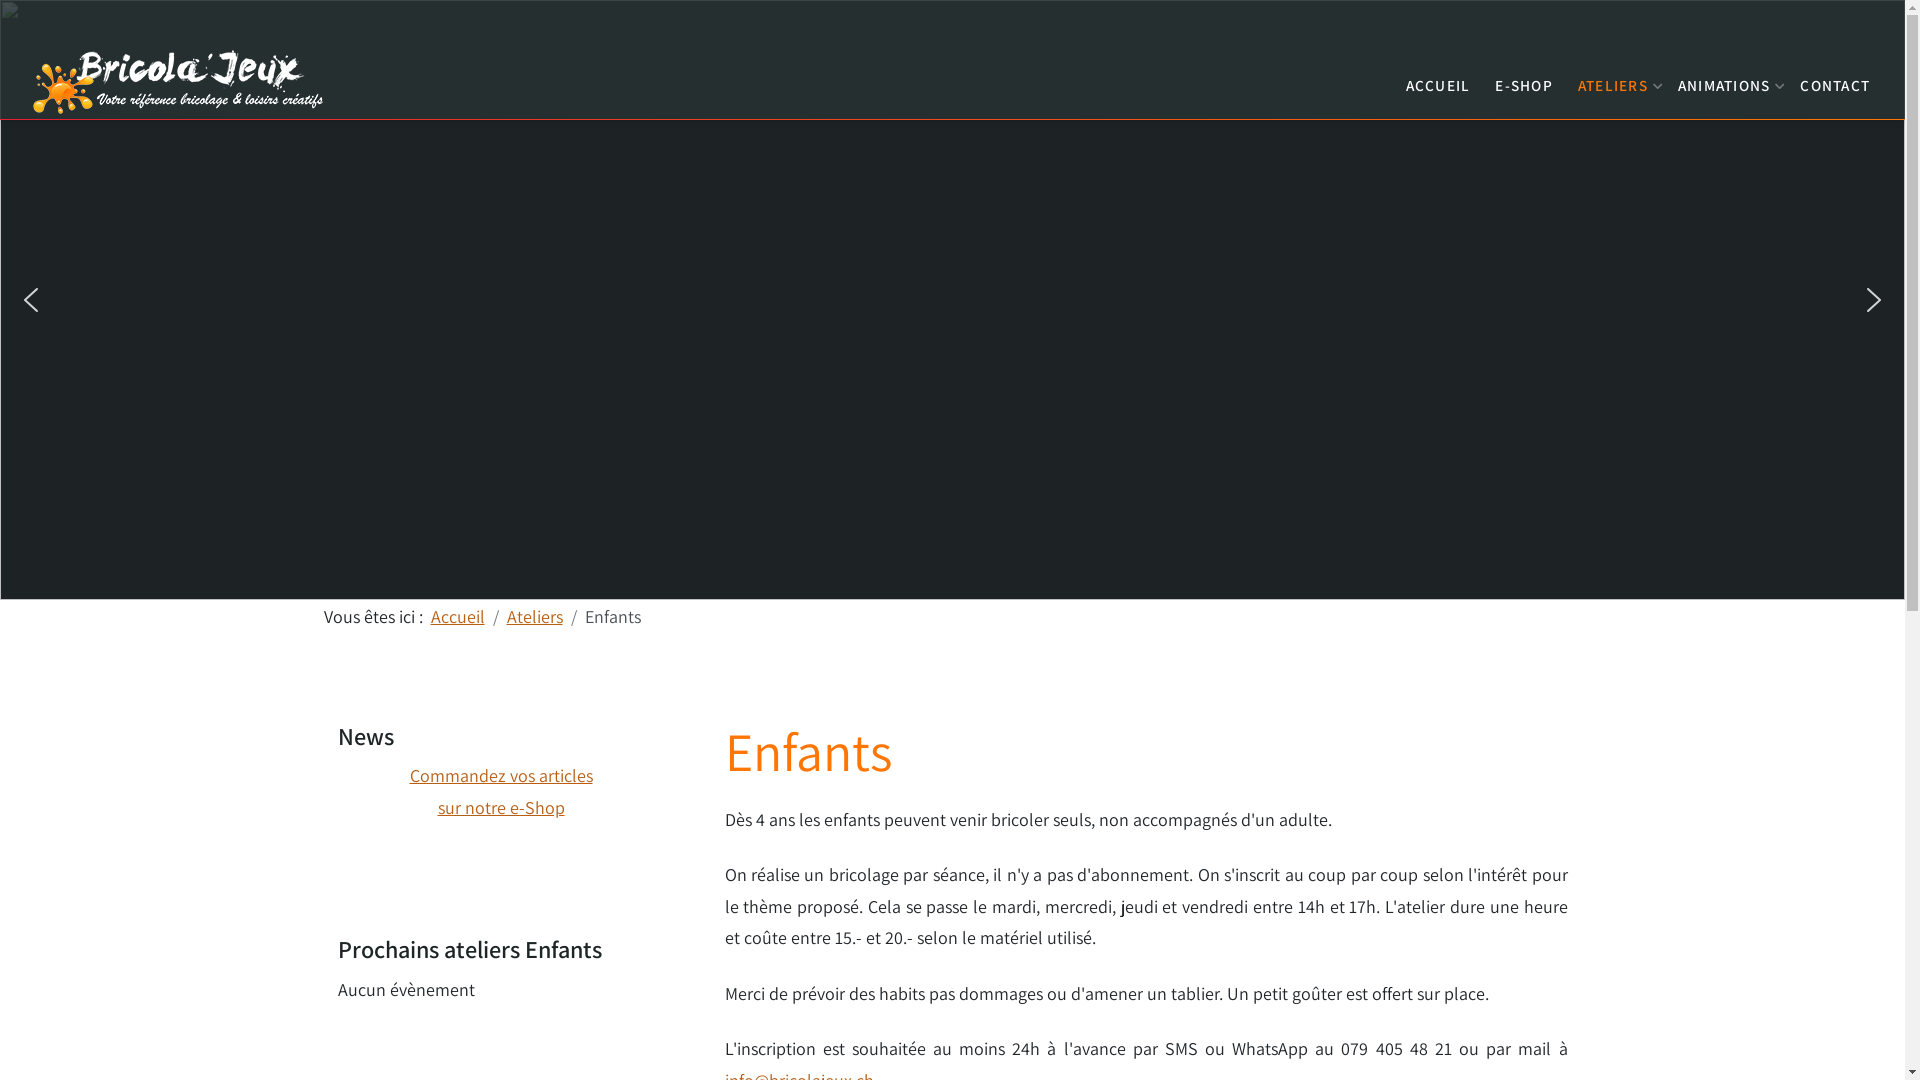 This screenshot has width=1920, height=1080. Describe the element at coordinates (408, 790) in the screenshot. I see `'Commandez vos articles` at that location.